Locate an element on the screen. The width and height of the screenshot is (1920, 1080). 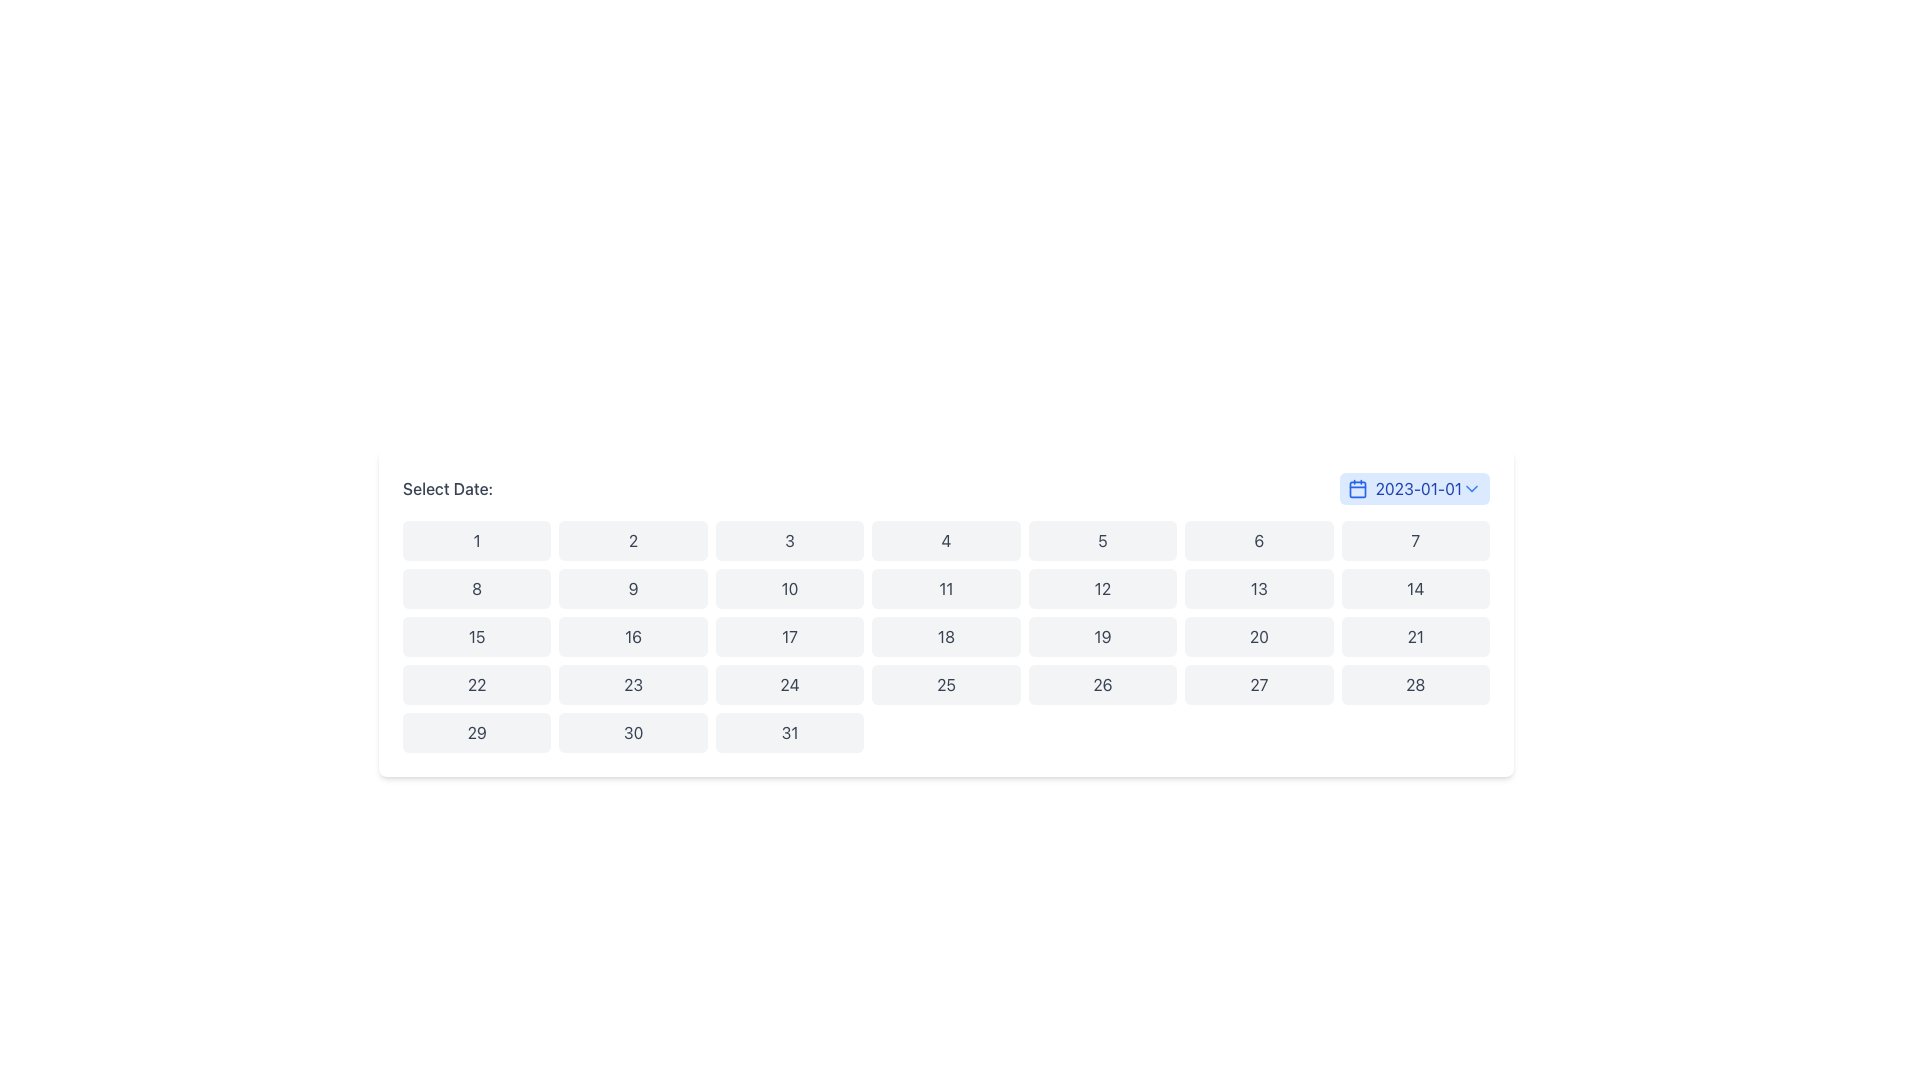
the square button with rounded corners displaying the number '14' is located at coordinates (1414, 588).